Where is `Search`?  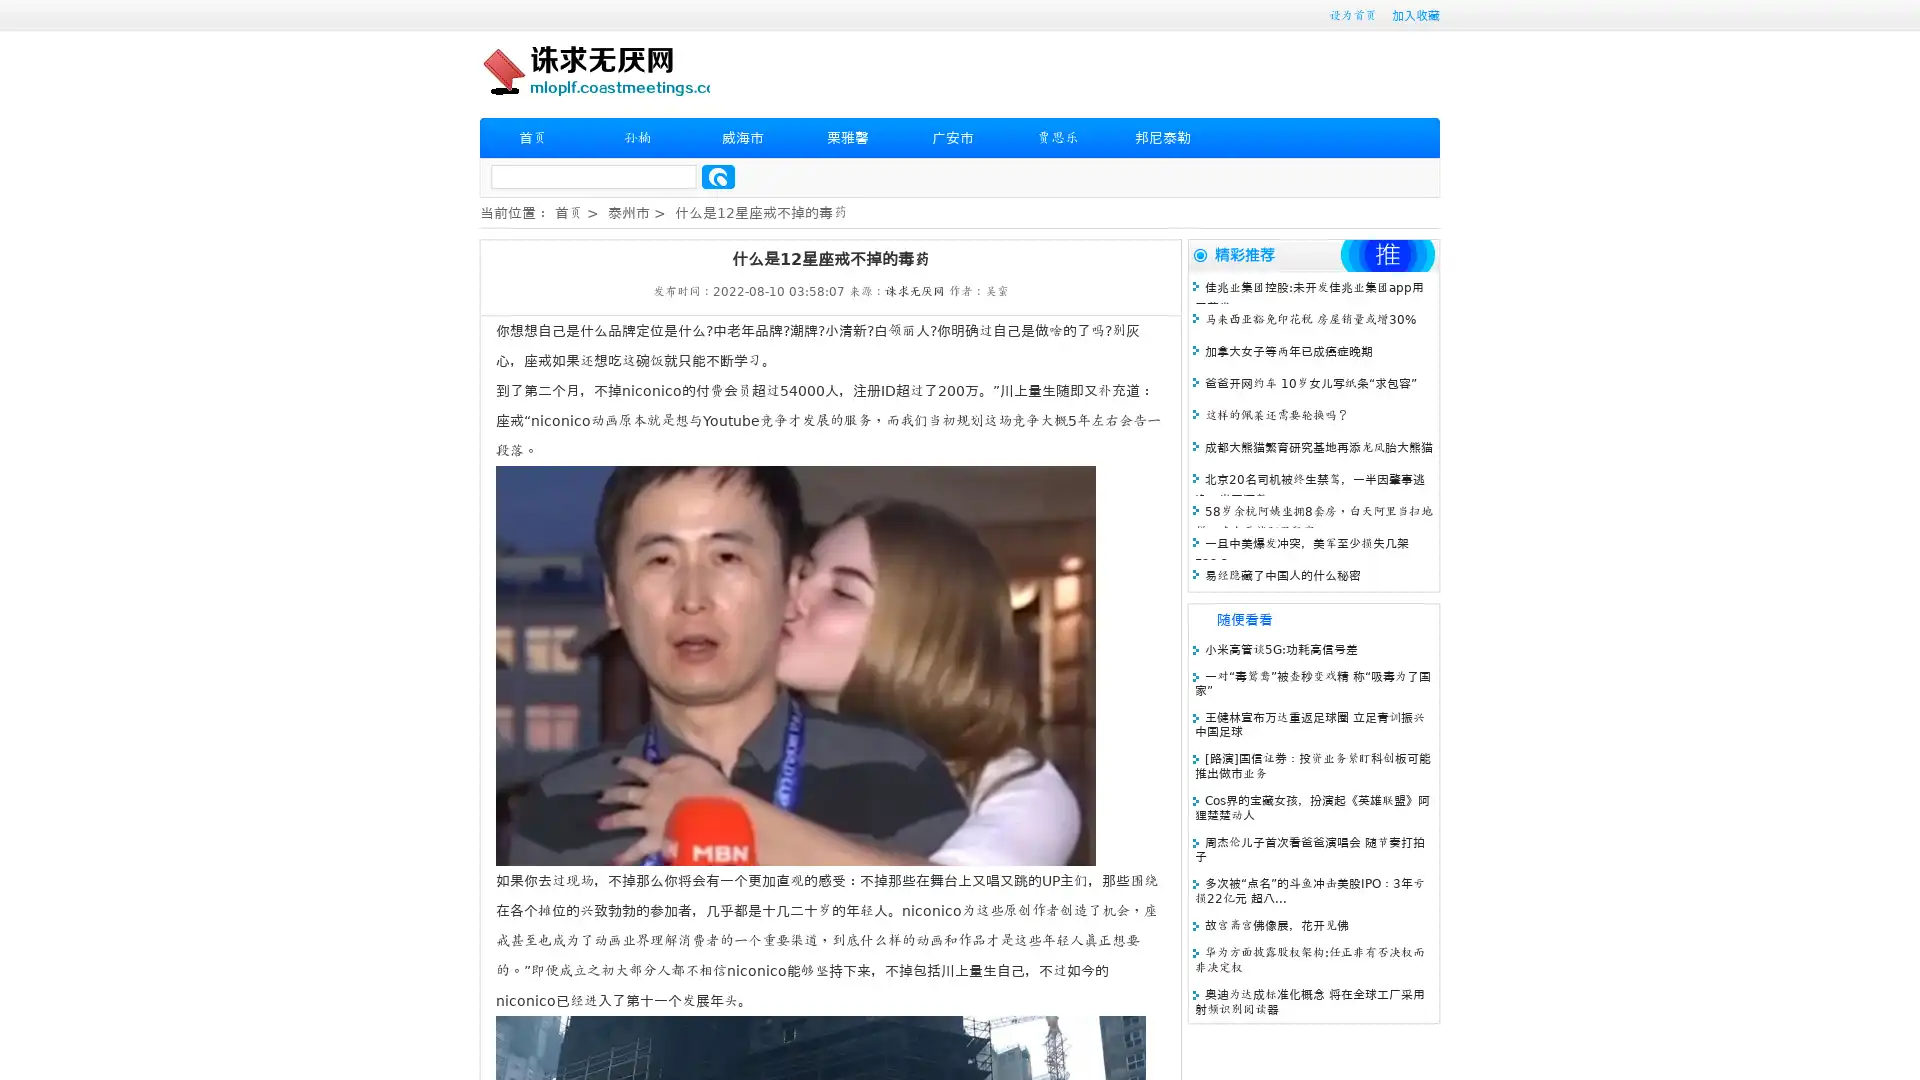 Search is located at coordinates (718, 176).